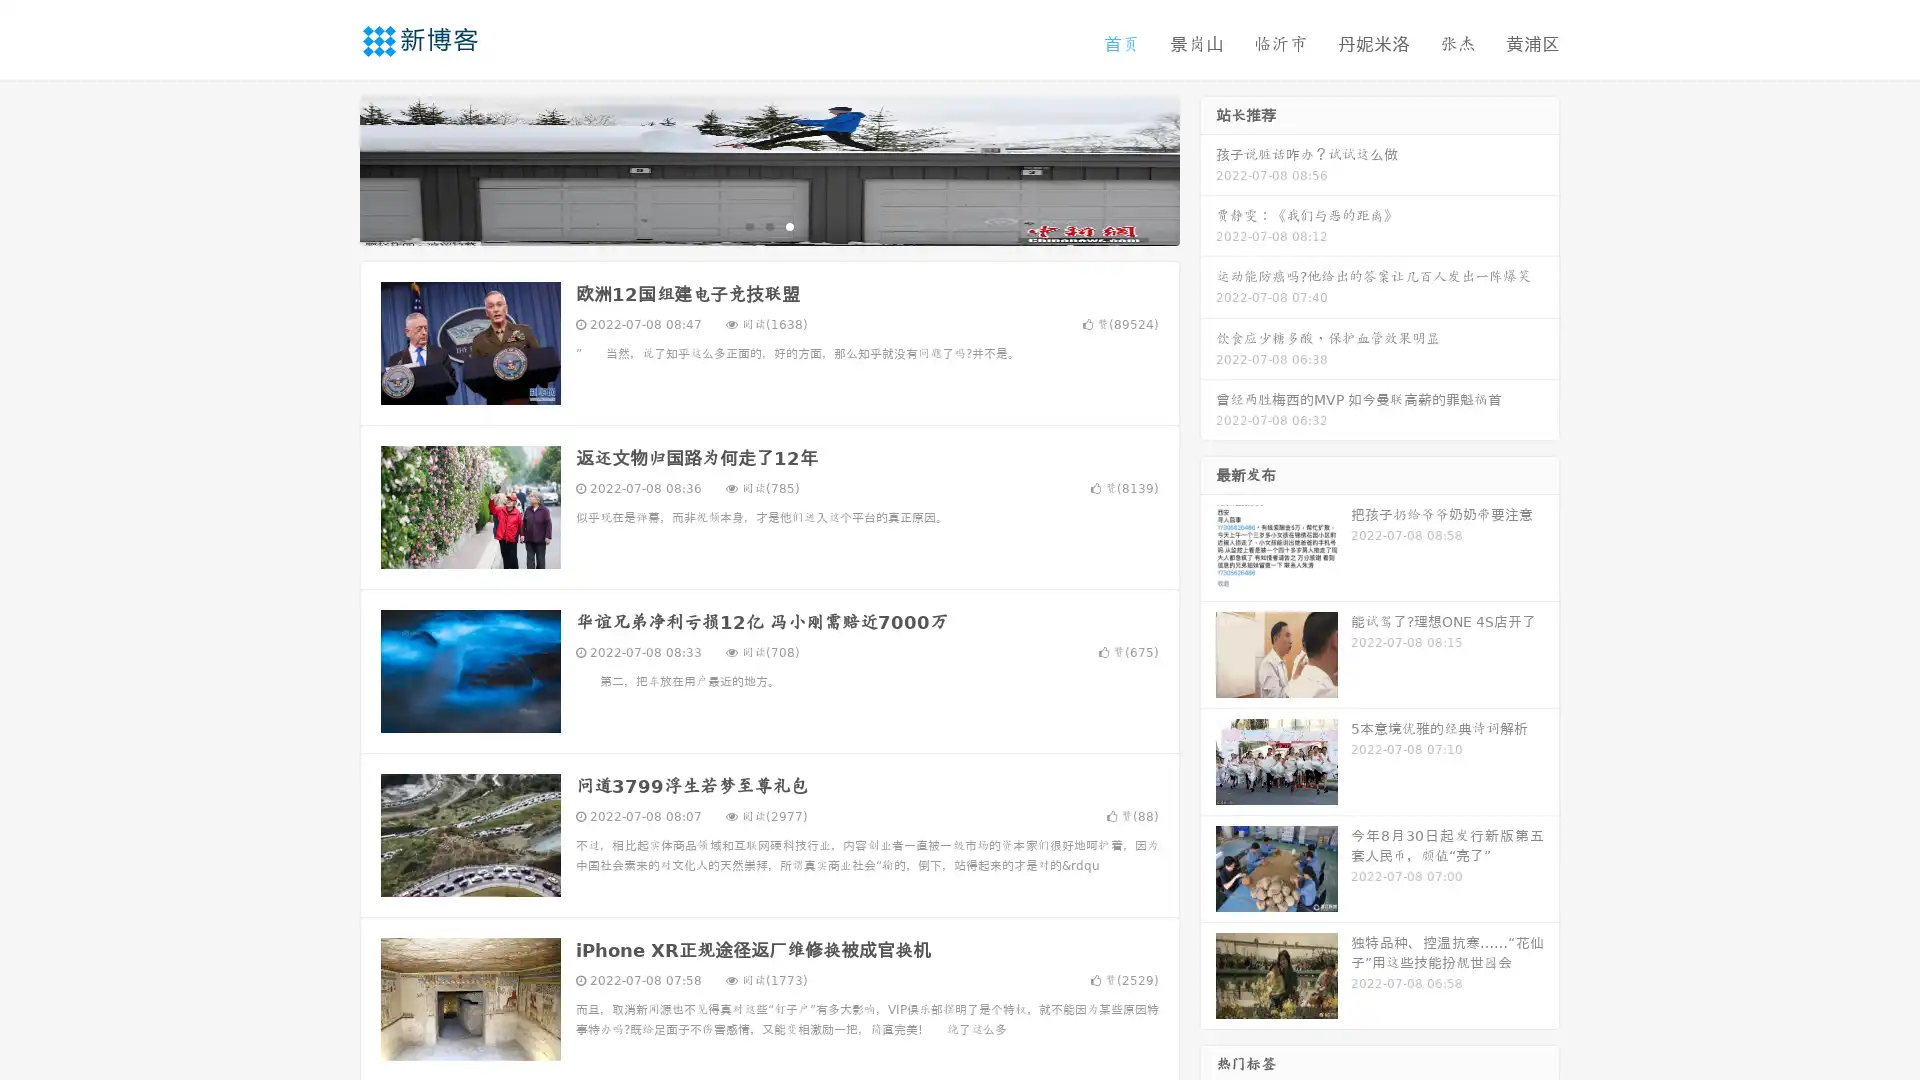 This screenshot has width=1920, height=1080. I want to click on Next slide, so click(1208, 168).